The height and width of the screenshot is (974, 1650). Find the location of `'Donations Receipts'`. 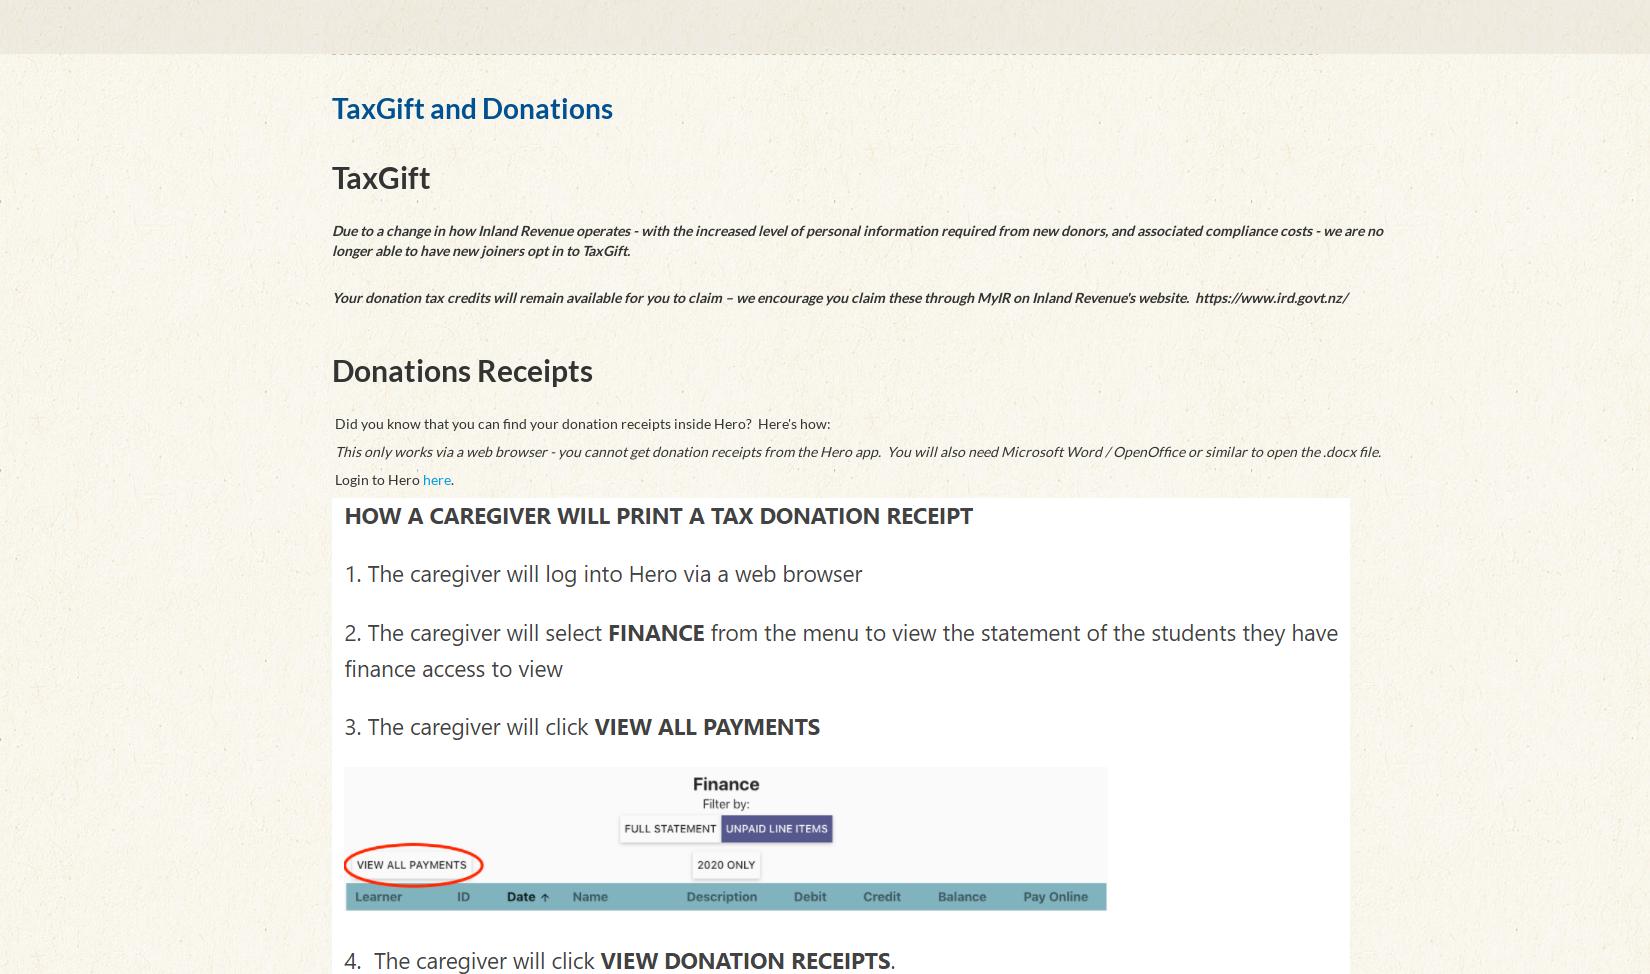

'Donations Receipts' is located at coordinates (461, 370).